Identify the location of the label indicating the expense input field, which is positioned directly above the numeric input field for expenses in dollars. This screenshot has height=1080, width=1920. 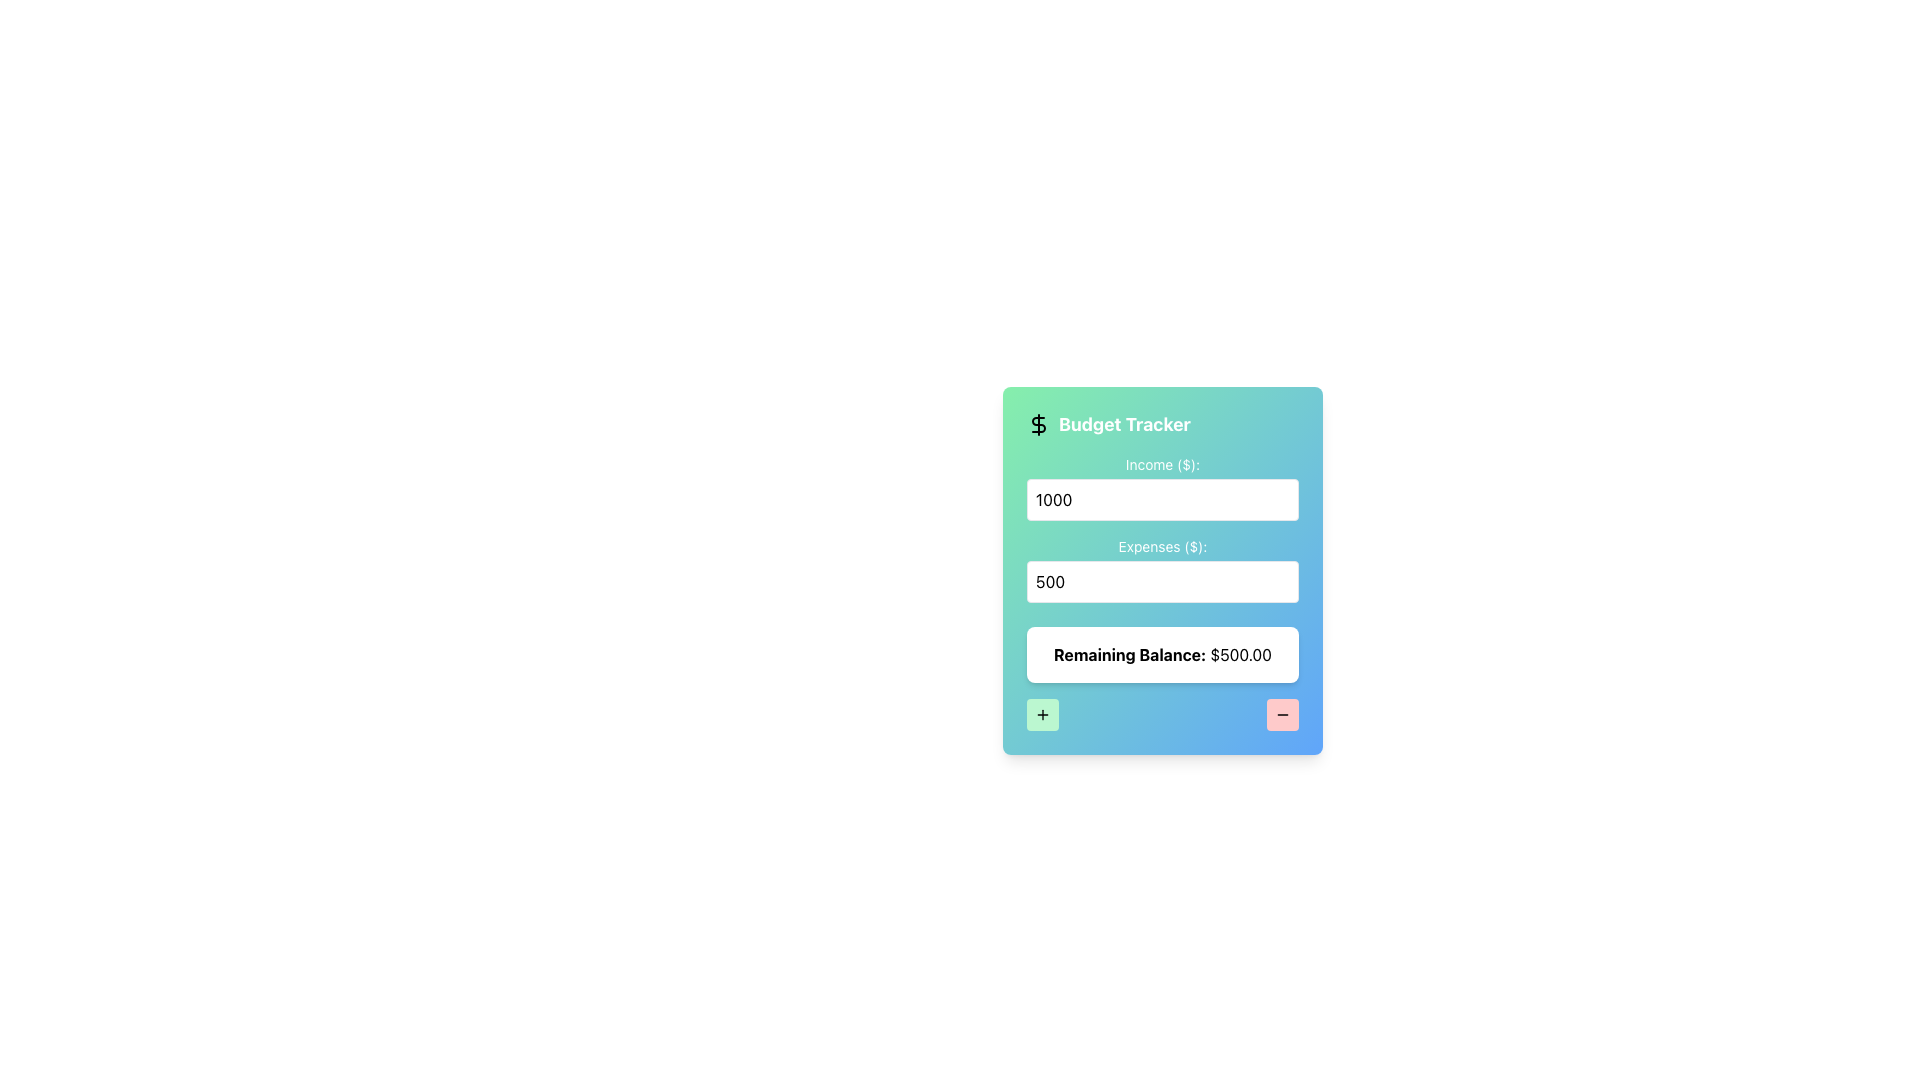
(1162, 547).